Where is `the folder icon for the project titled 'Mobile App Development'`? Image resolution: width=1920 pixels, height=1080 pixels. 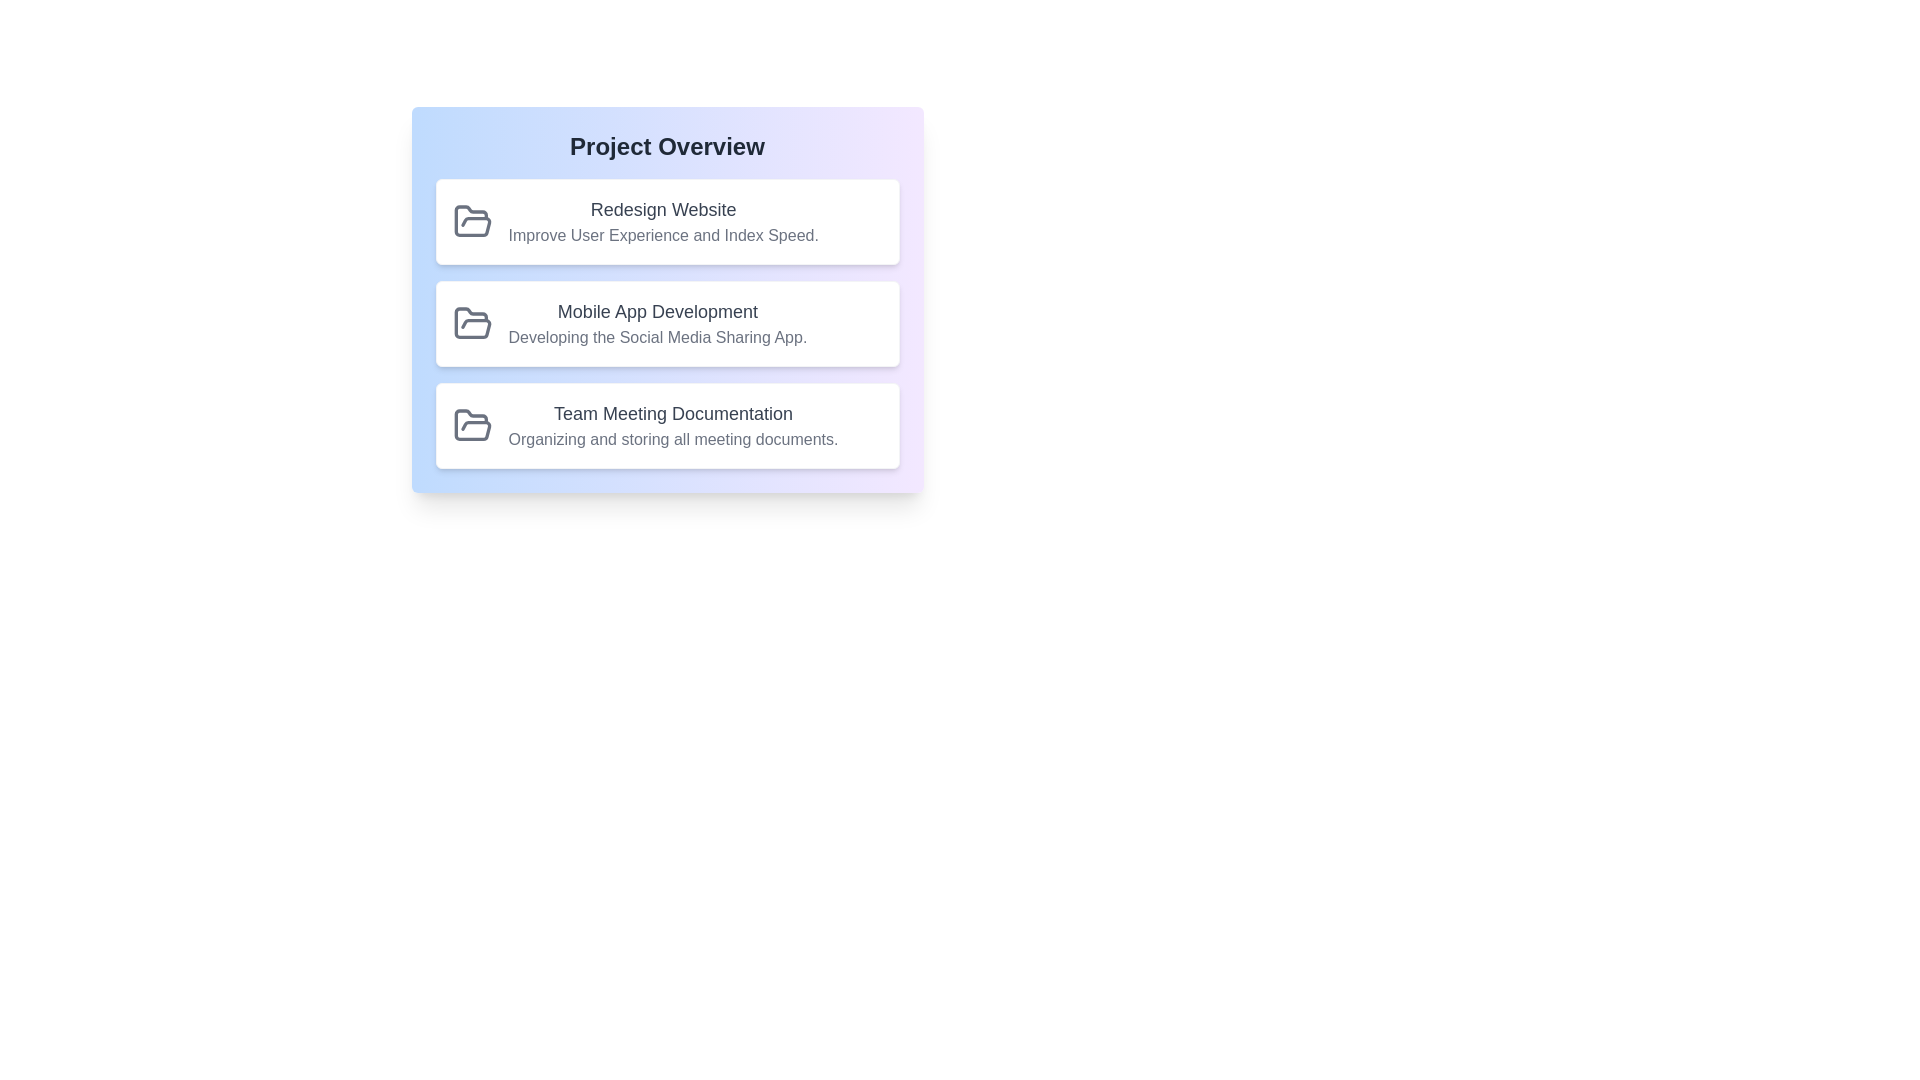 the folder icon for the project titled 'Mobile App Development' is located at coordinates (471, 323).